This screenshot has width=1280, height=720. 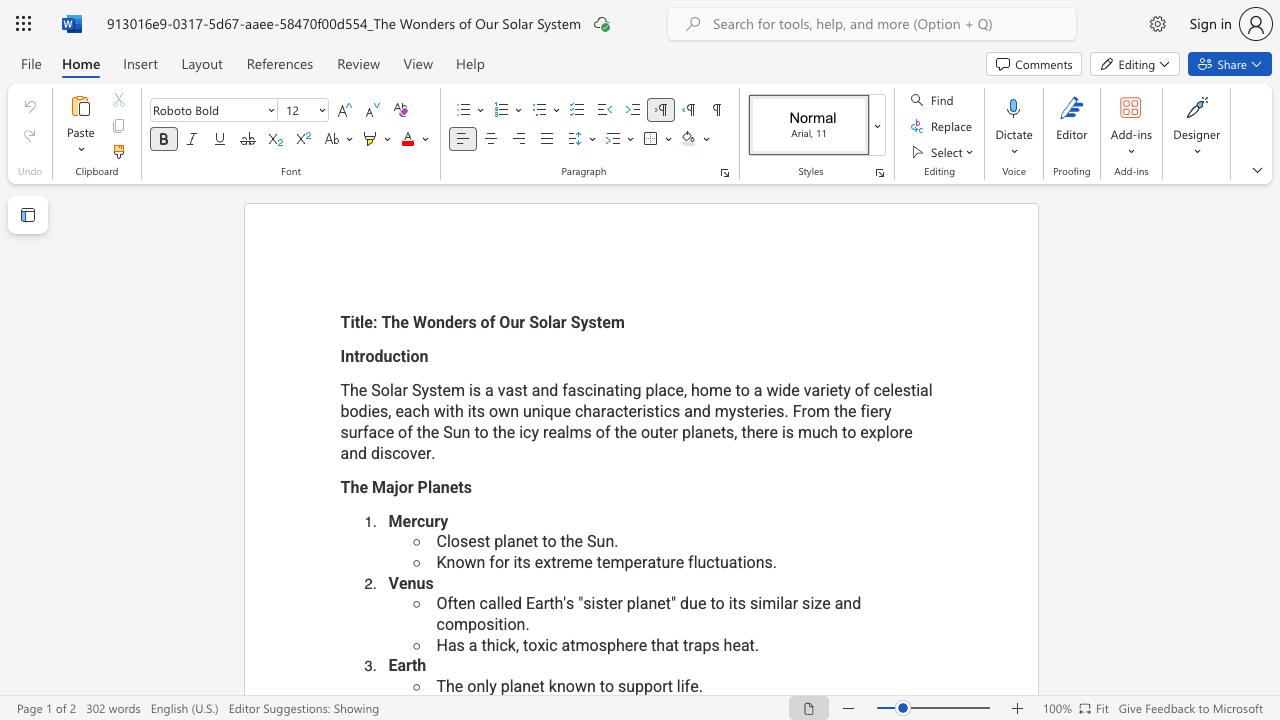 I want to click on the subset text "extreme temperature flu" within the text "Known for its extreme temperature fluctuations.", so click(x=534, y=562).